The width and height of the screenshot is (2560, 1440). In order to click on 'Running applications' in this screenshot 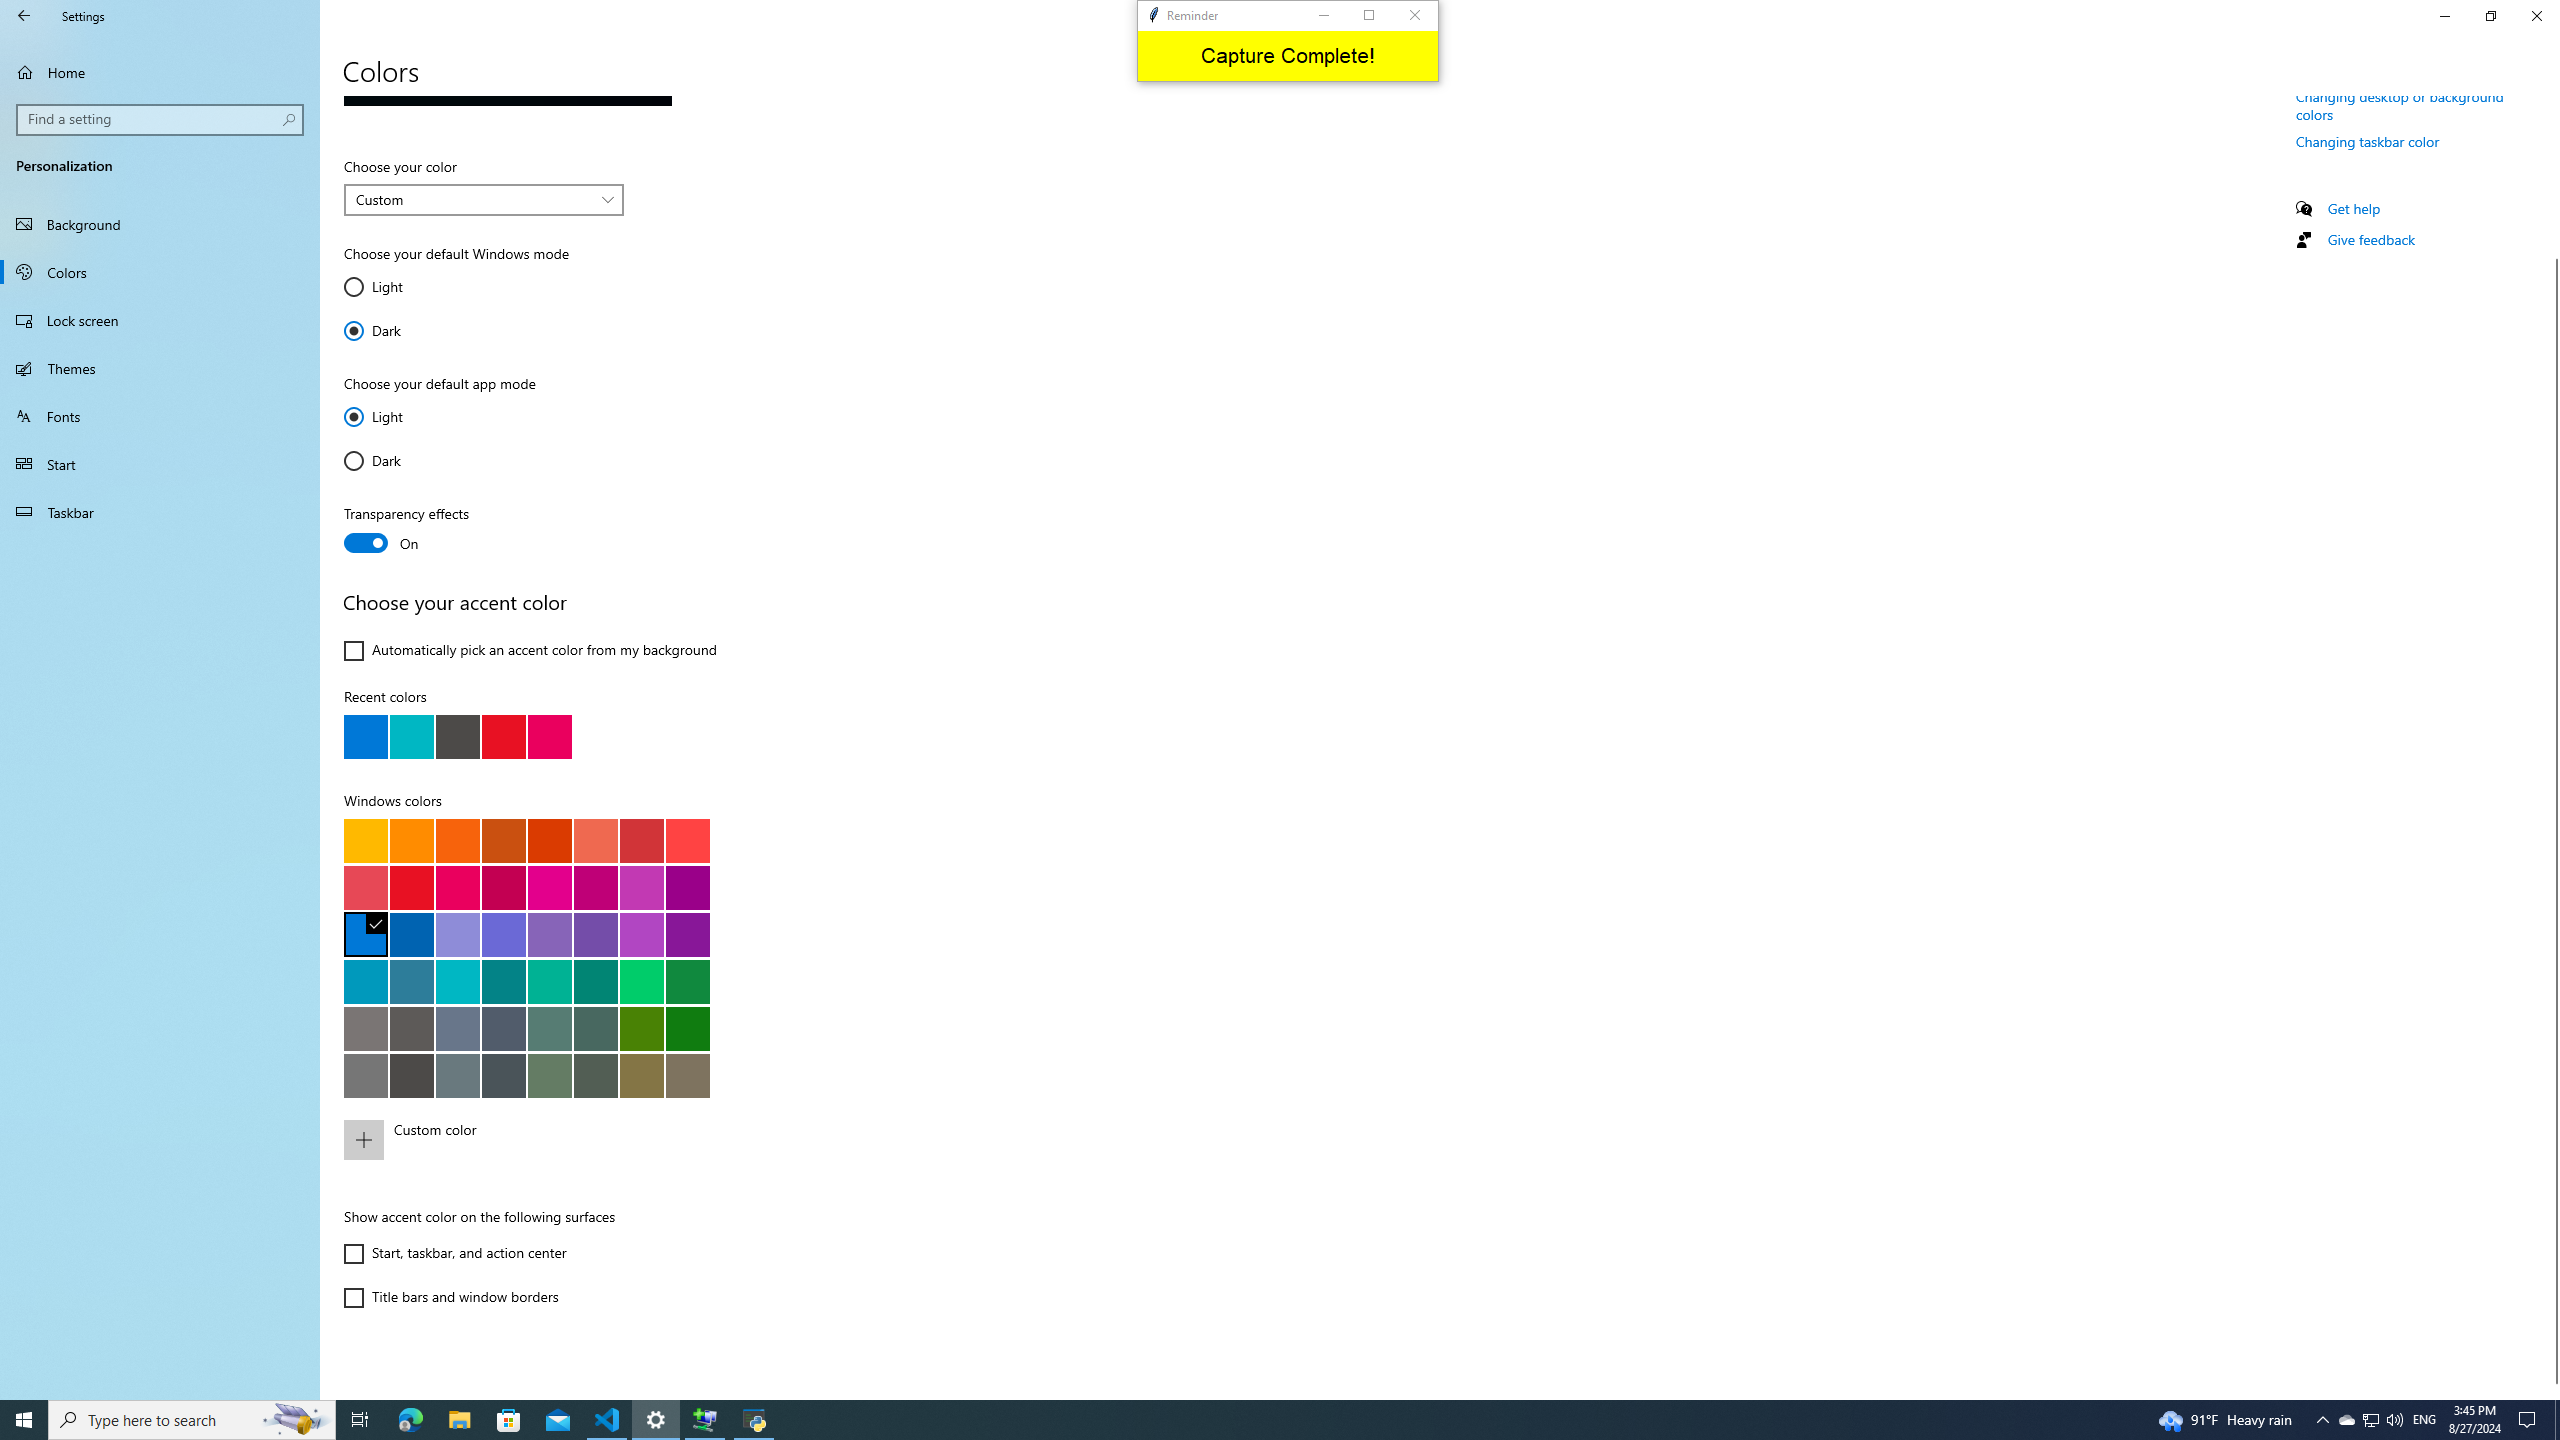, I will do `click(1242, 1418)`.